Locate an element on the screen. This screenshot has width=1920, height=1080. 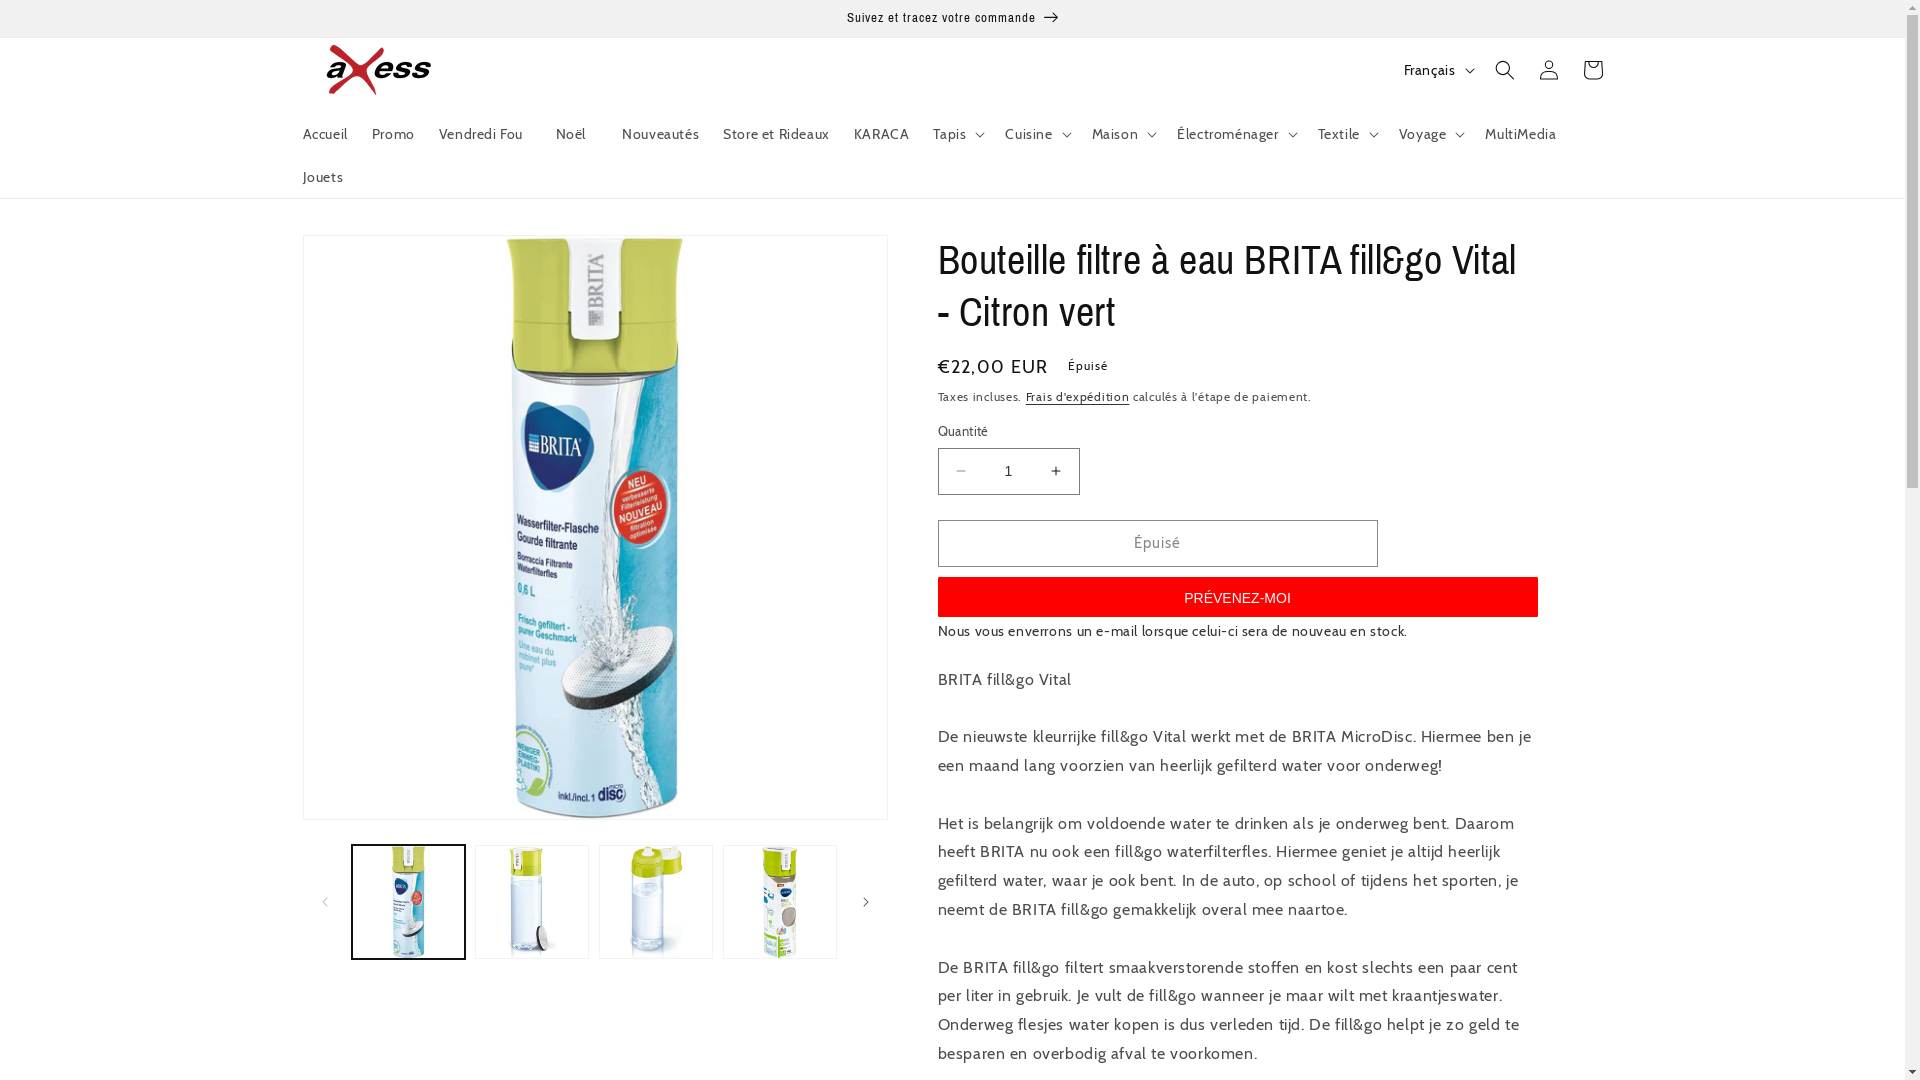
'Store et Rideaux' is located at coordinates (775, 134).